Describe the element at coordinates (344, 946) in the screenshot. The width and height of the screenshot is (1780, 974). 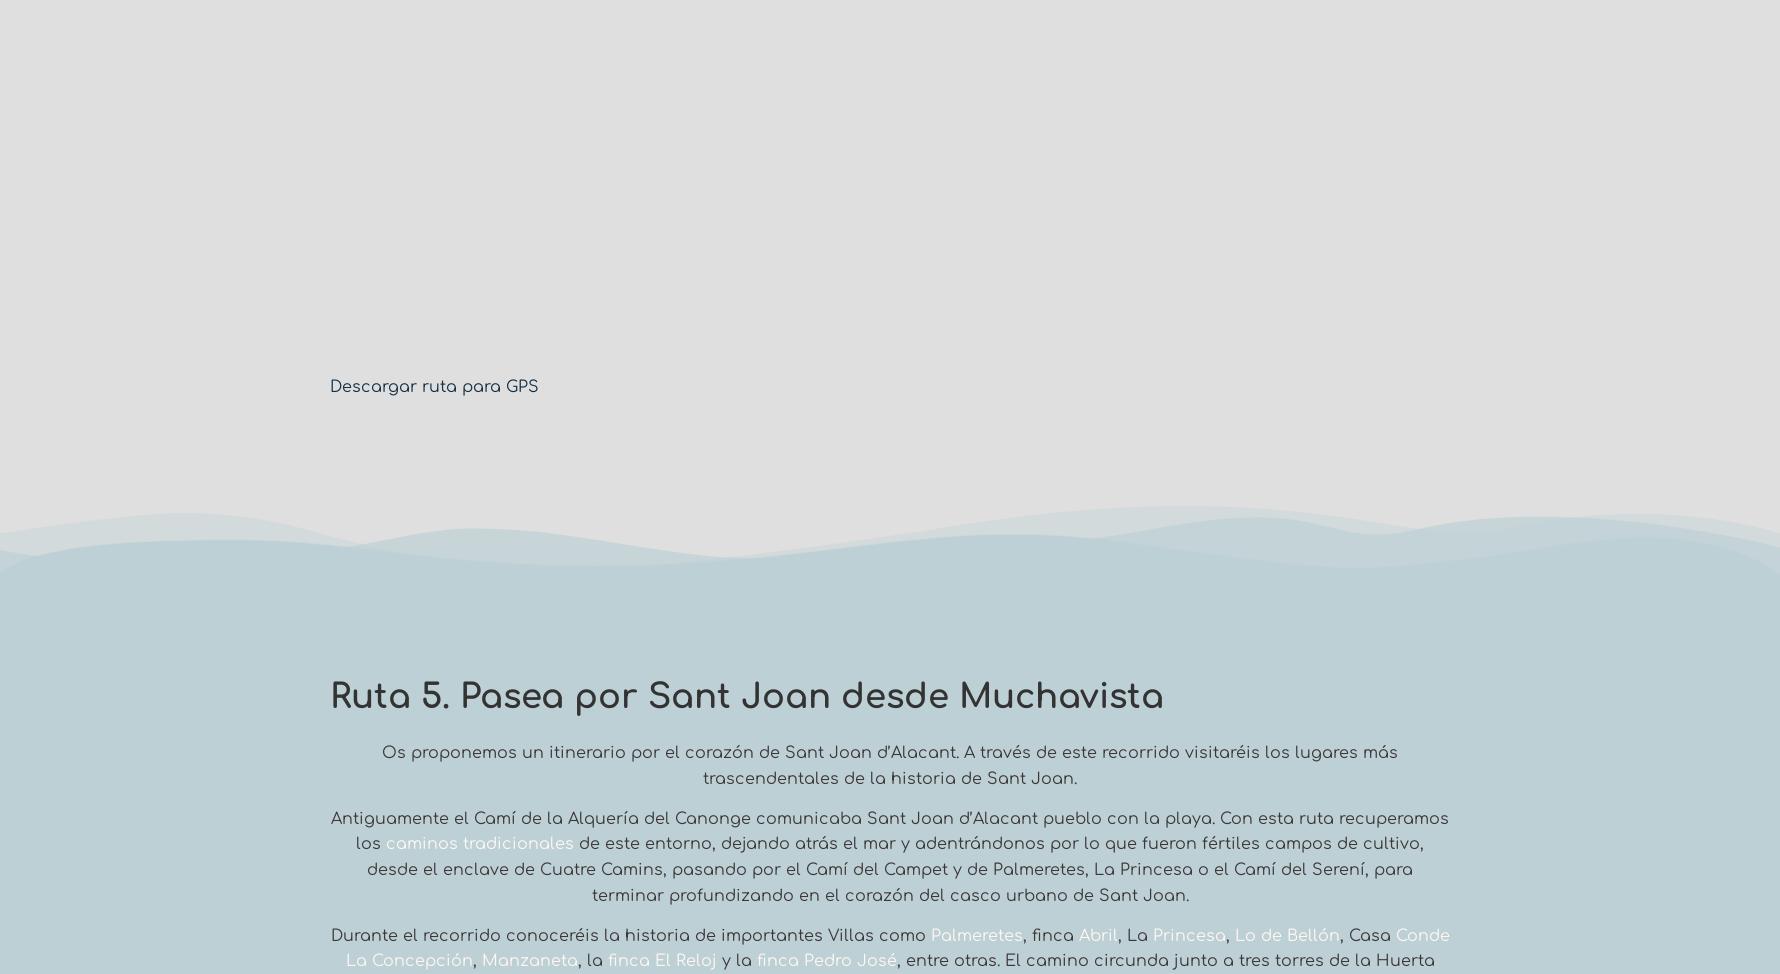
I see `'Conde La Concepción'` at that location.